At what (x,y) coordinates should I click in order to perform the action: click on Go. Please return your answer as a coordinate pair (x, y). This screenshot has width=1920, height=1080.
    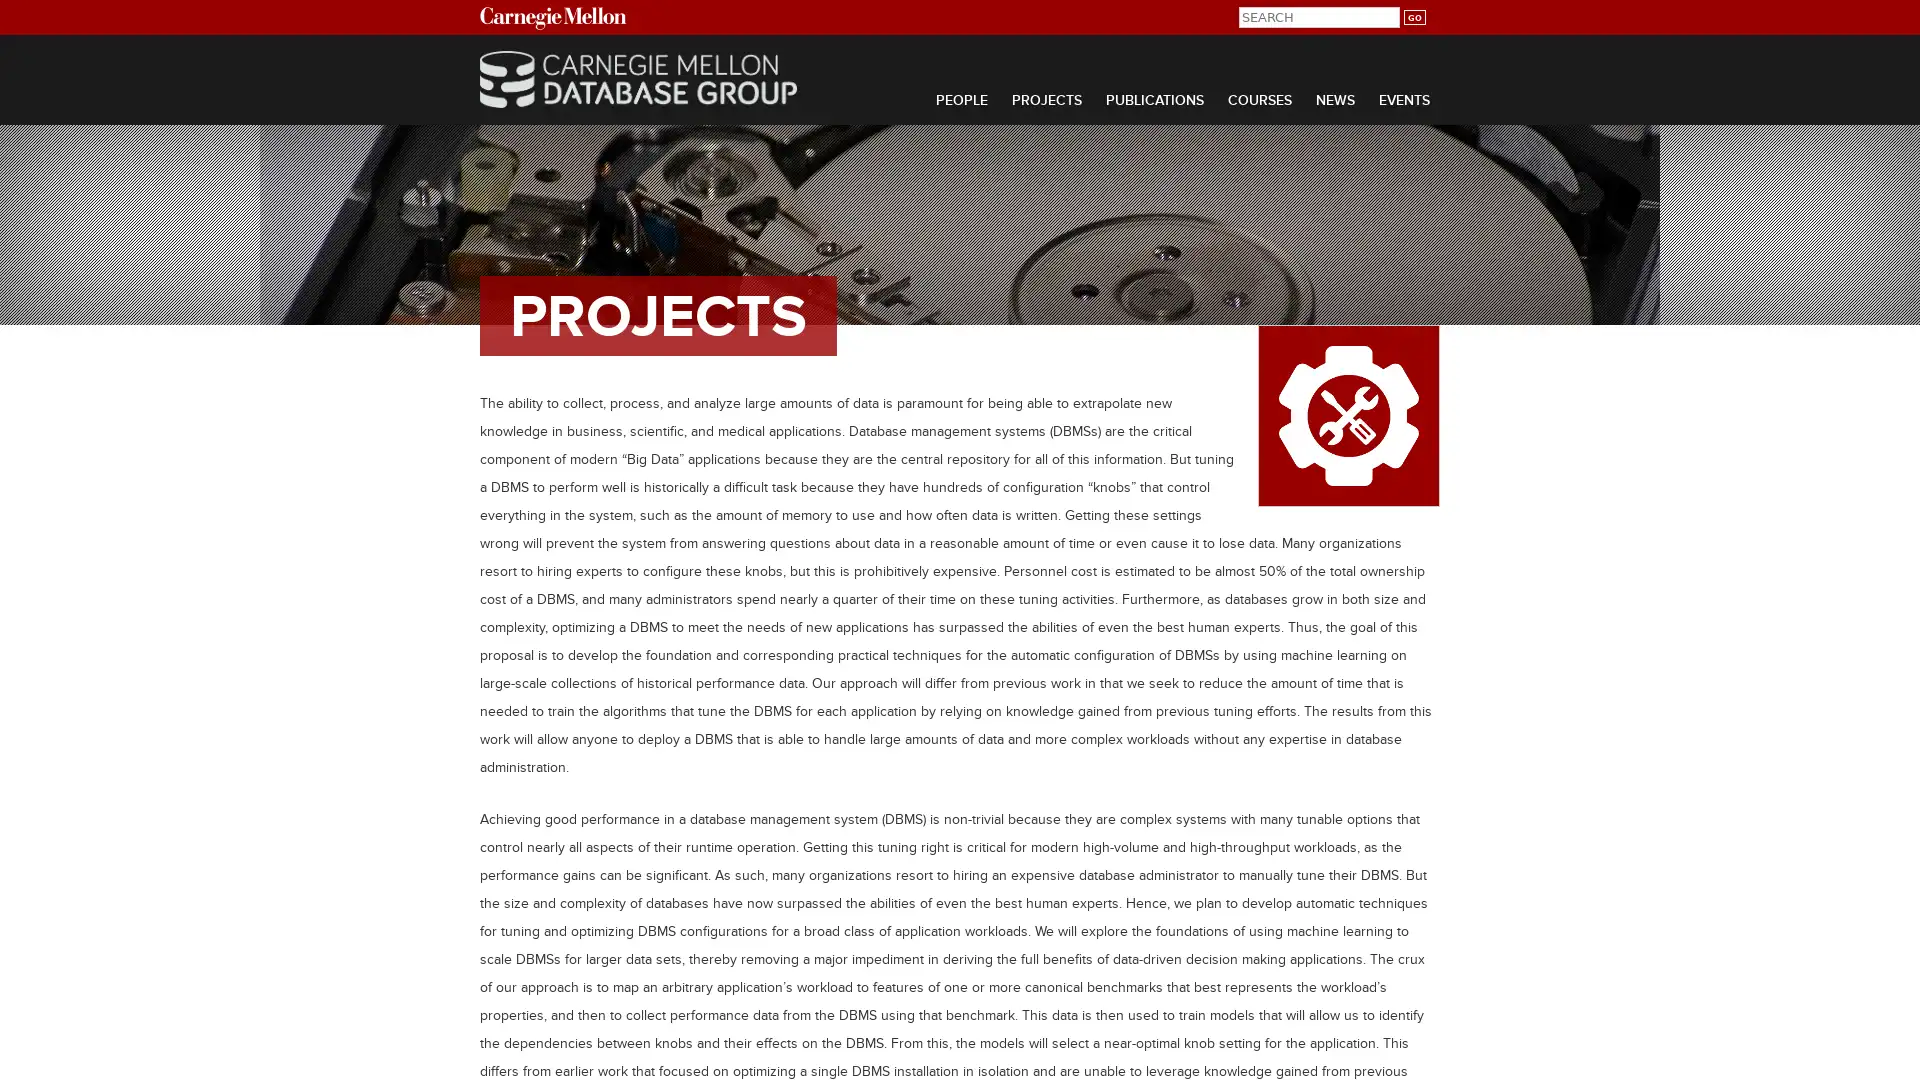
    Looking at the image, I should click on (1413, 17).